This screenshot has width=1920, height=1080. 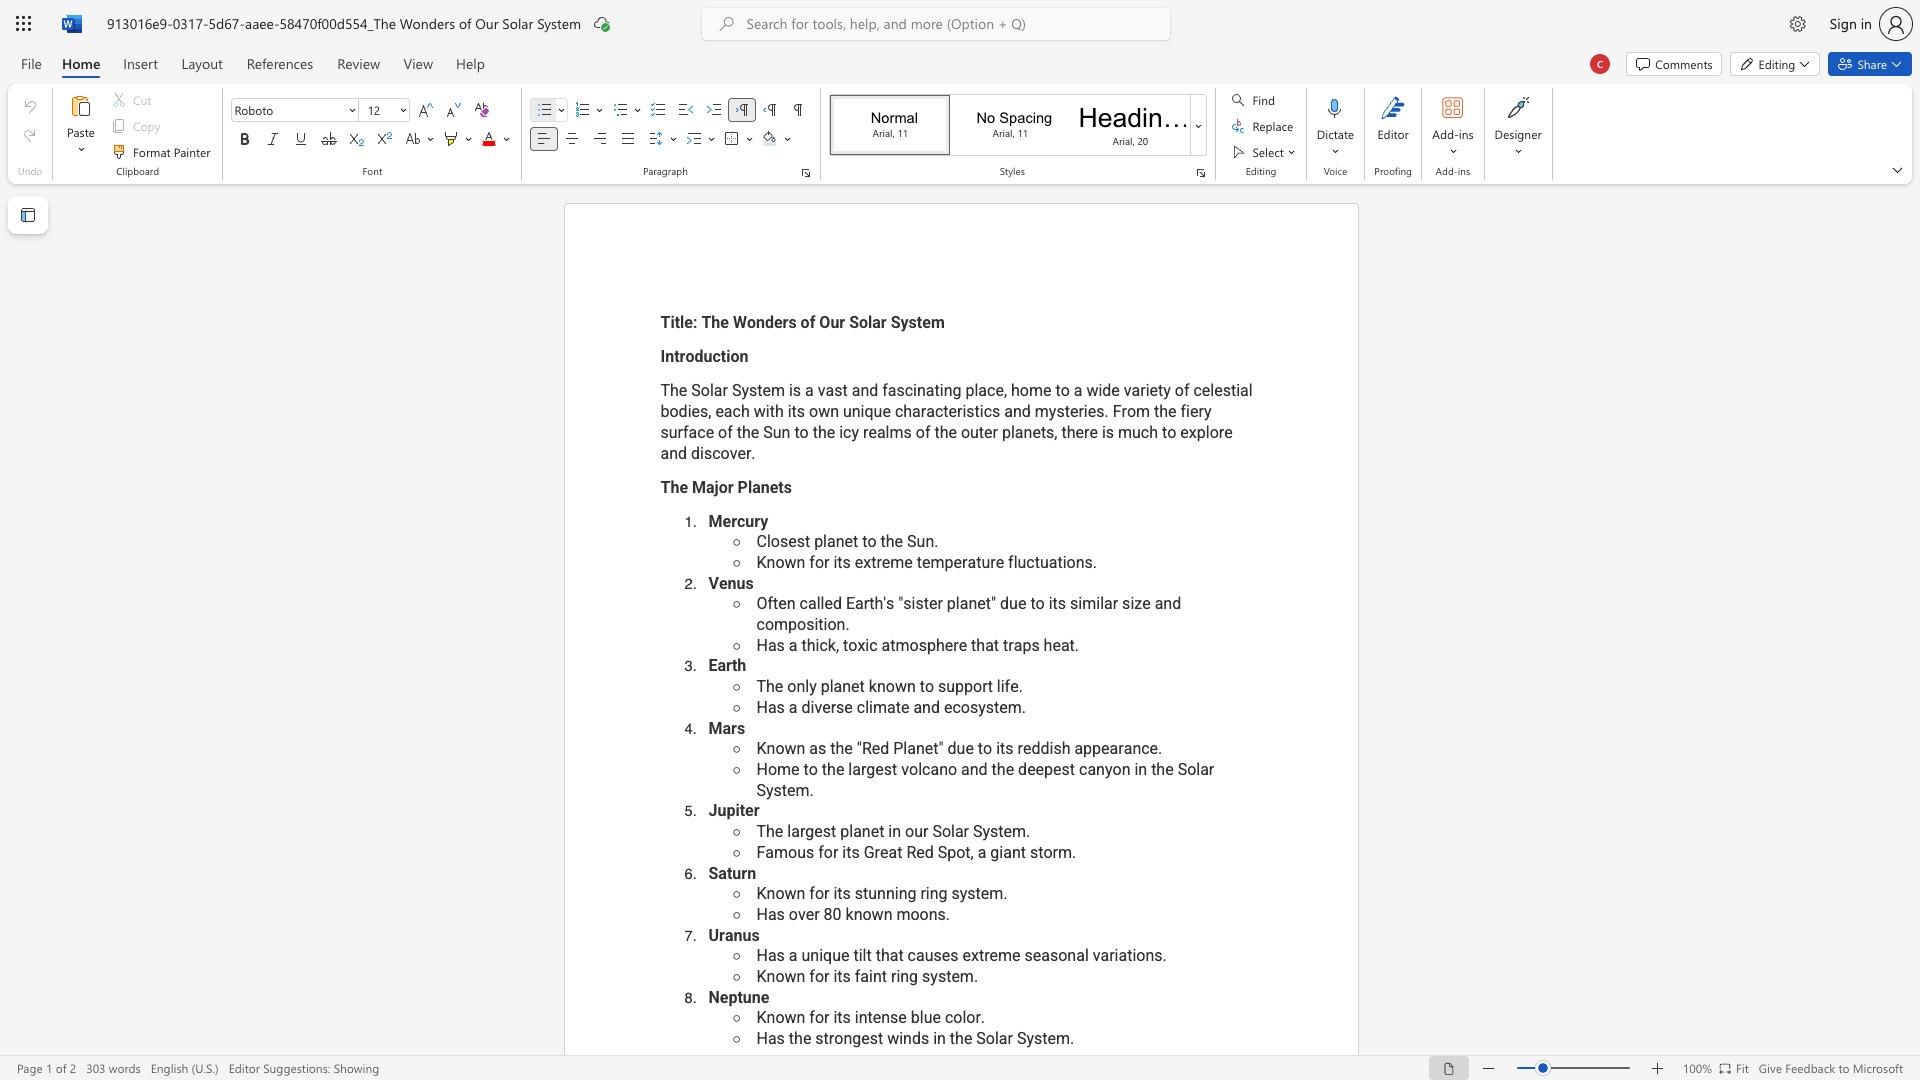 What do you see at coordinates (856, 1037) in the screenshot?
I see `the 1th character "g" in the text` at bounding box center [856, 1037].